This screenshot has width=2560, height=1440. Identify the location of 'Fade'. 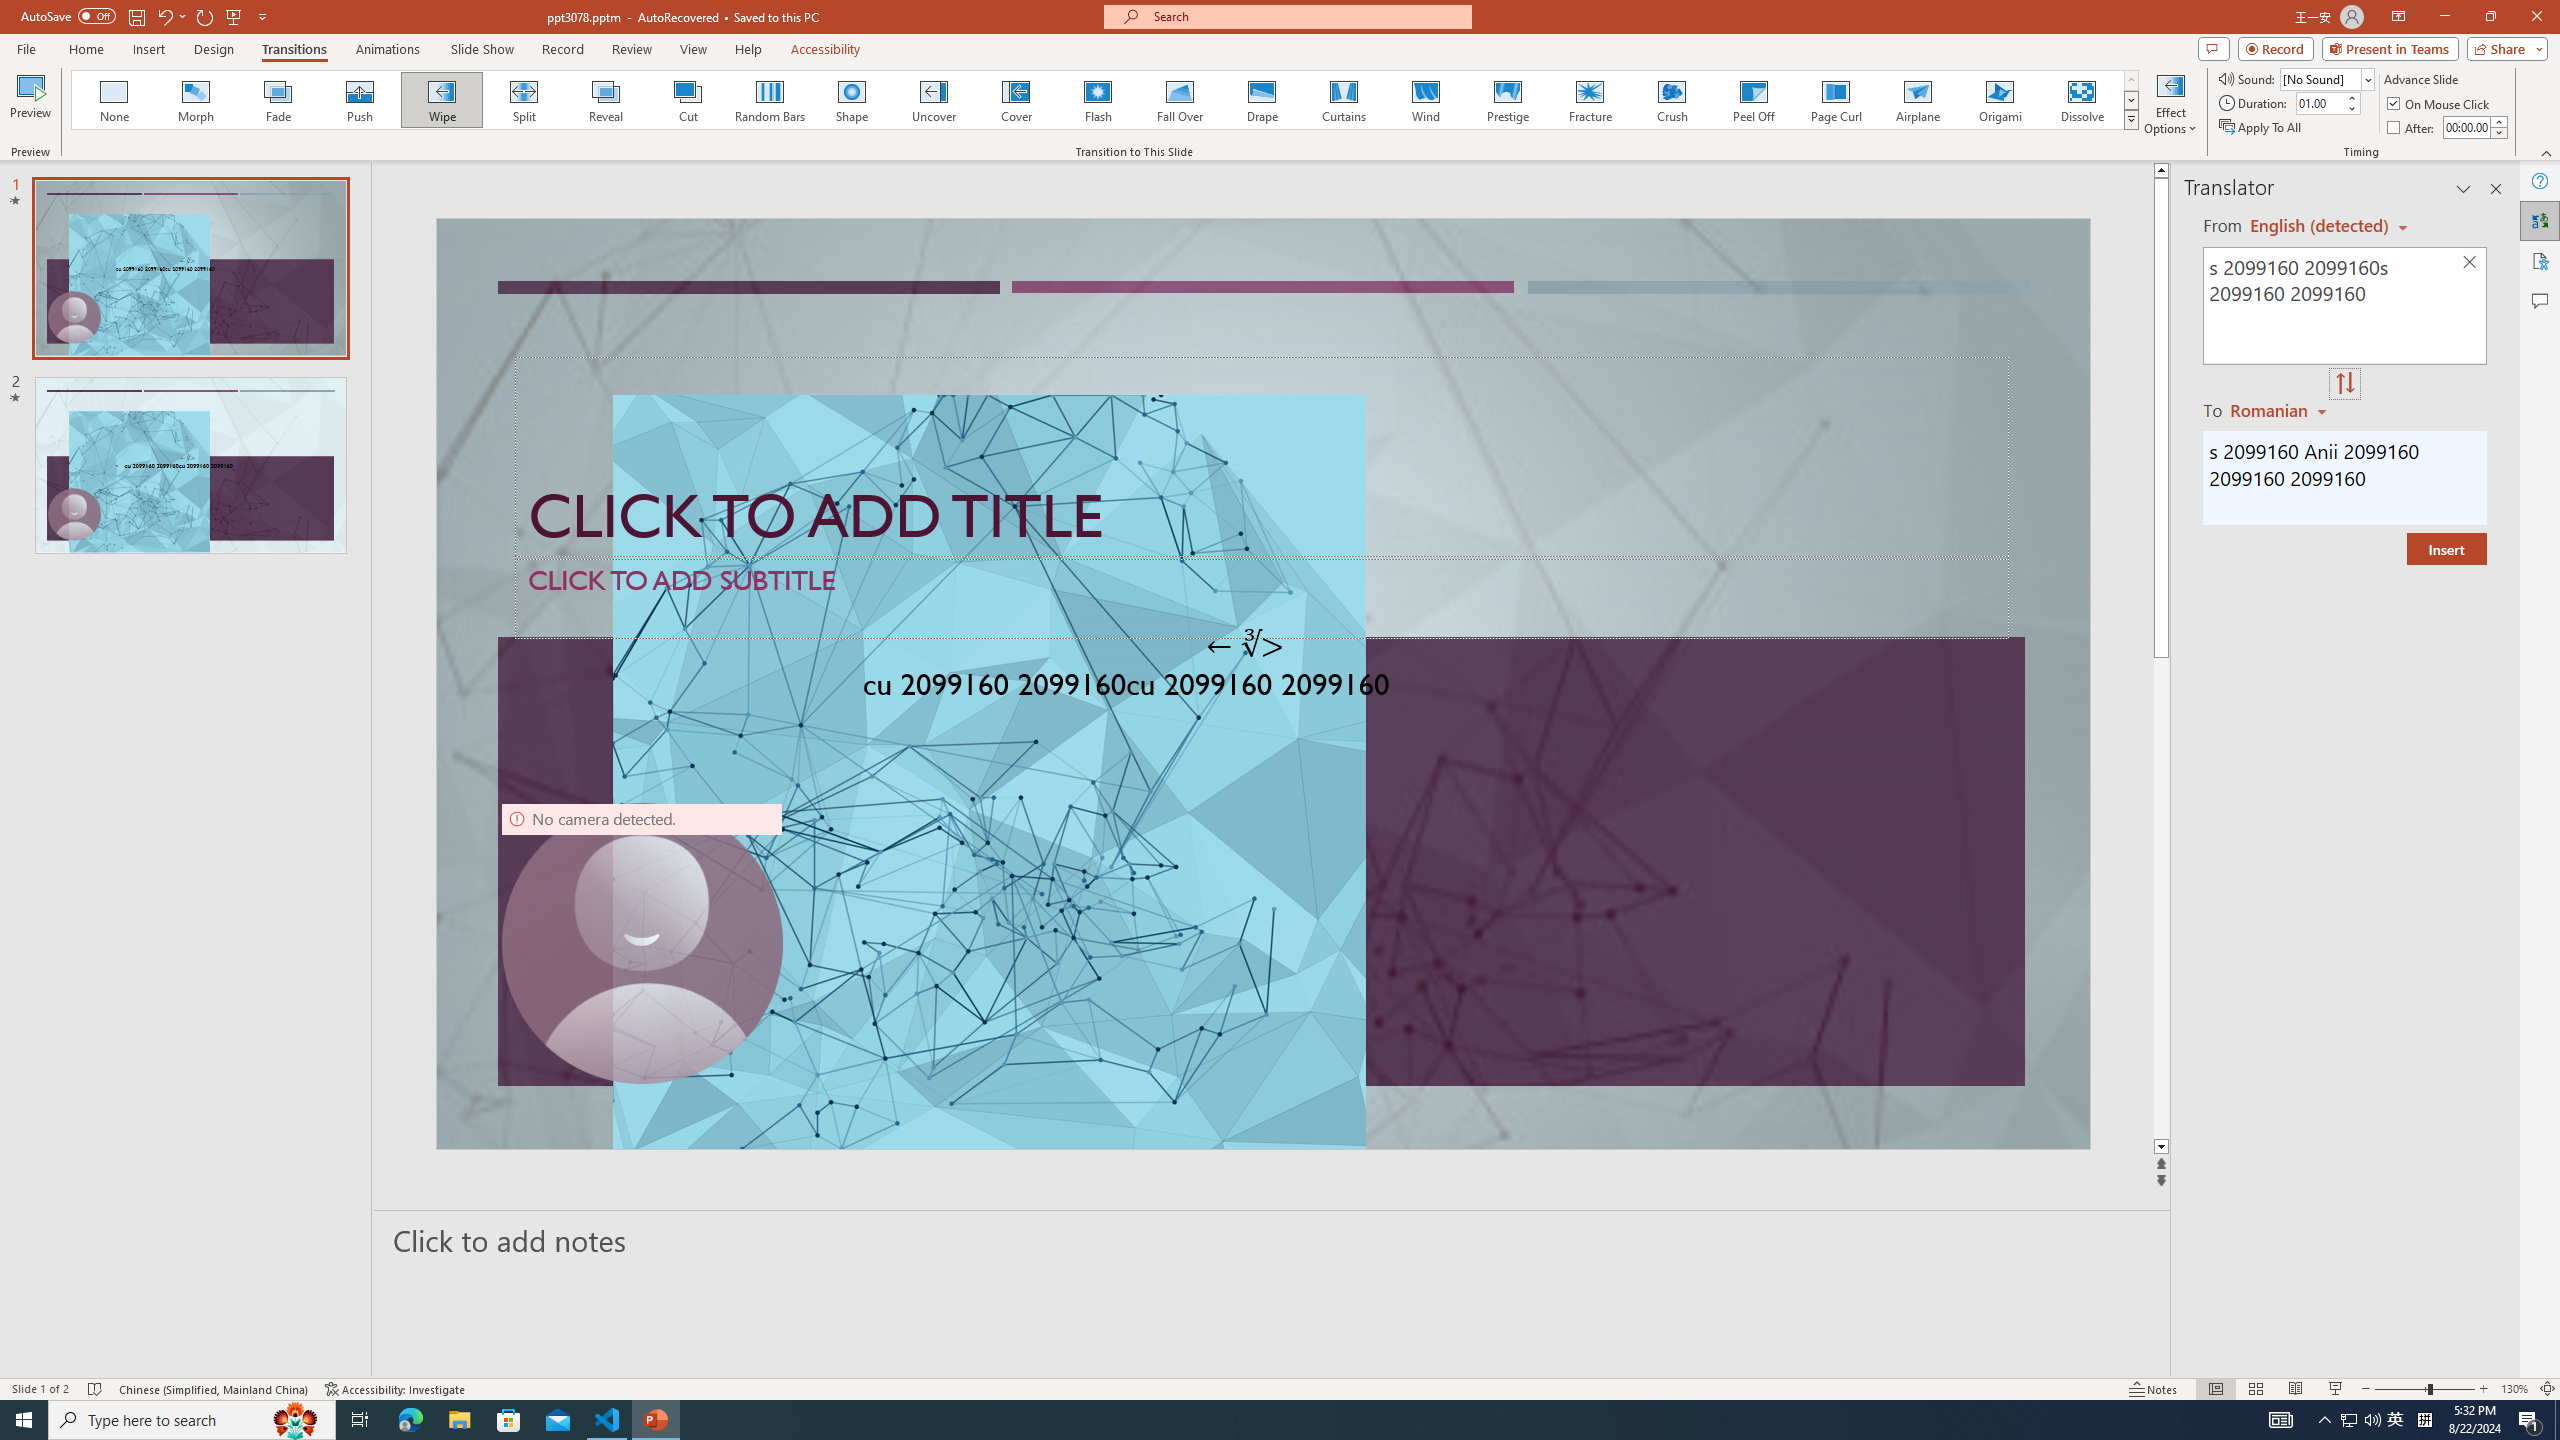
(278, 99).